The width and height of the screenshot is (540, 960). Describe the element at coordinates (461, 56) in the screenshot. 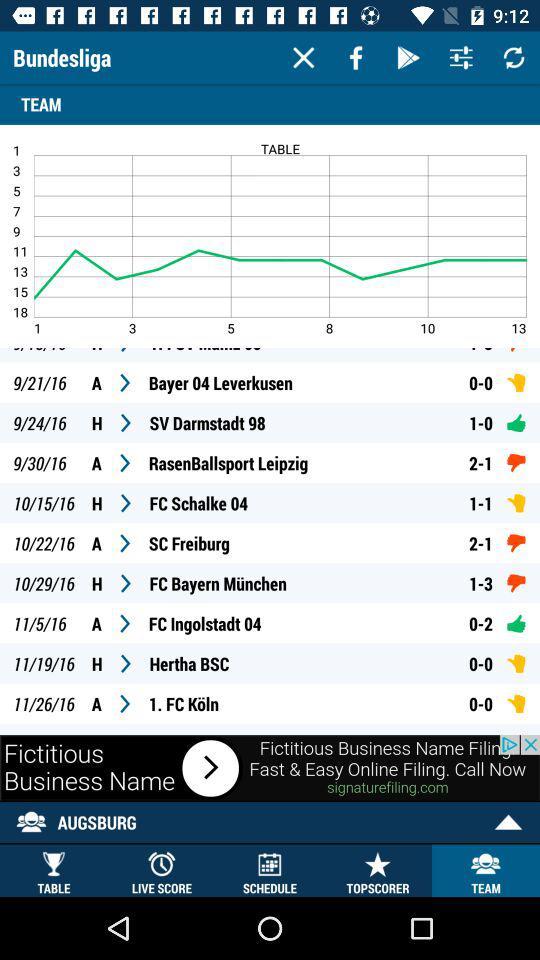

I see `the sliders icon` at that location.